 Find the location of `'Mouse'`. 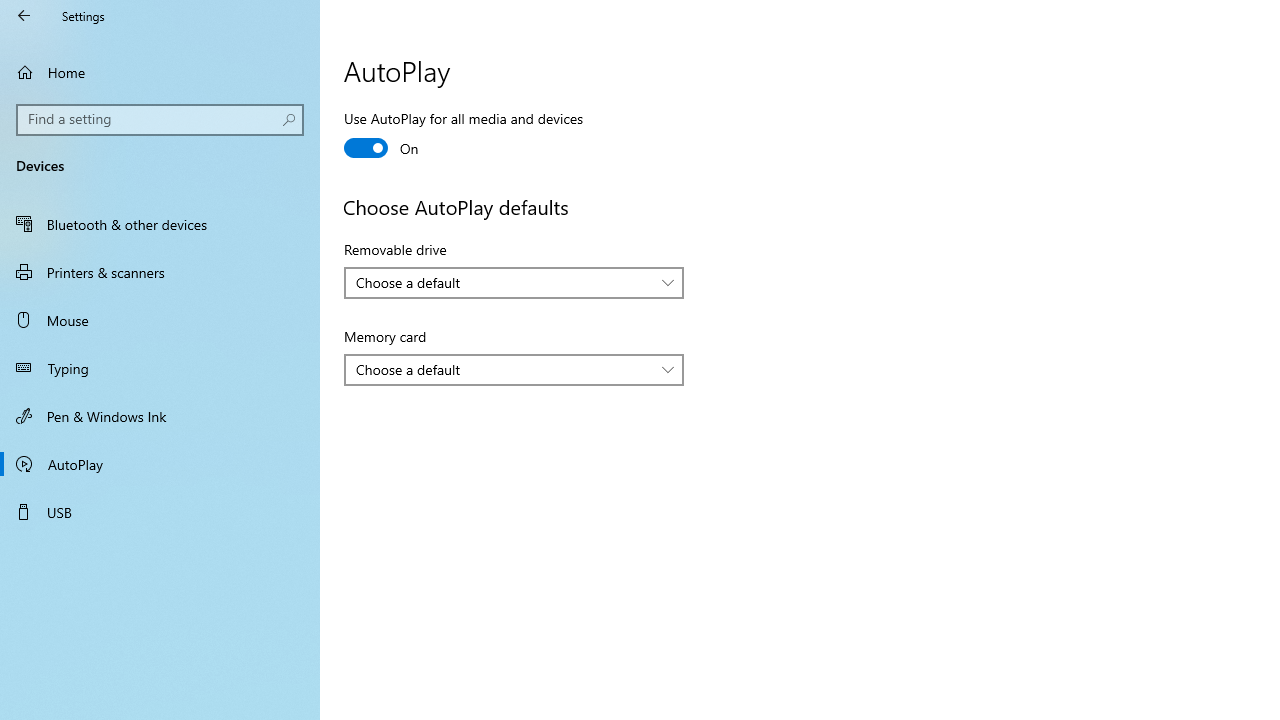

'Mouse' is located at coordinates (160, 319).